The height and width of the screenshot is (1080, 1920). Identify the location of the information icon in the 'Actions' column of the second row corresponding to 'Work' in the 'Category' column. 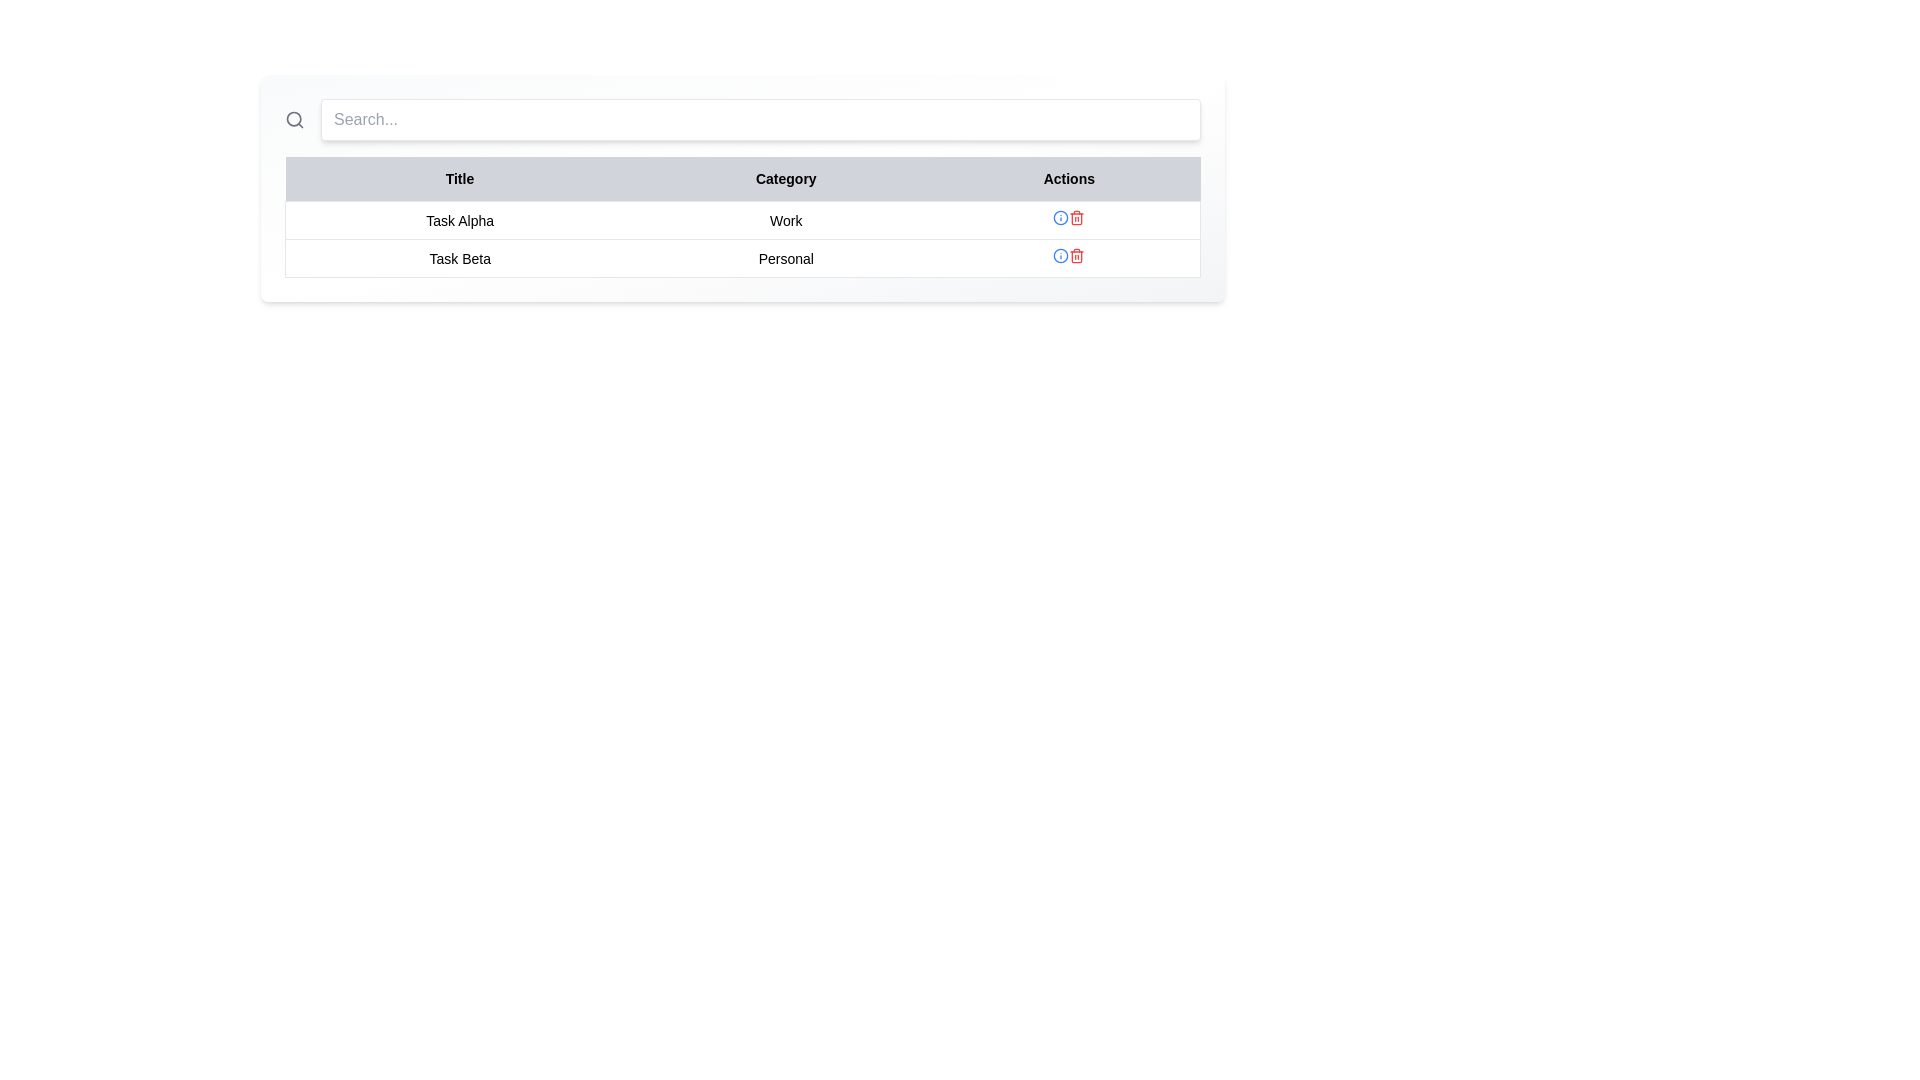
(1068, 220).